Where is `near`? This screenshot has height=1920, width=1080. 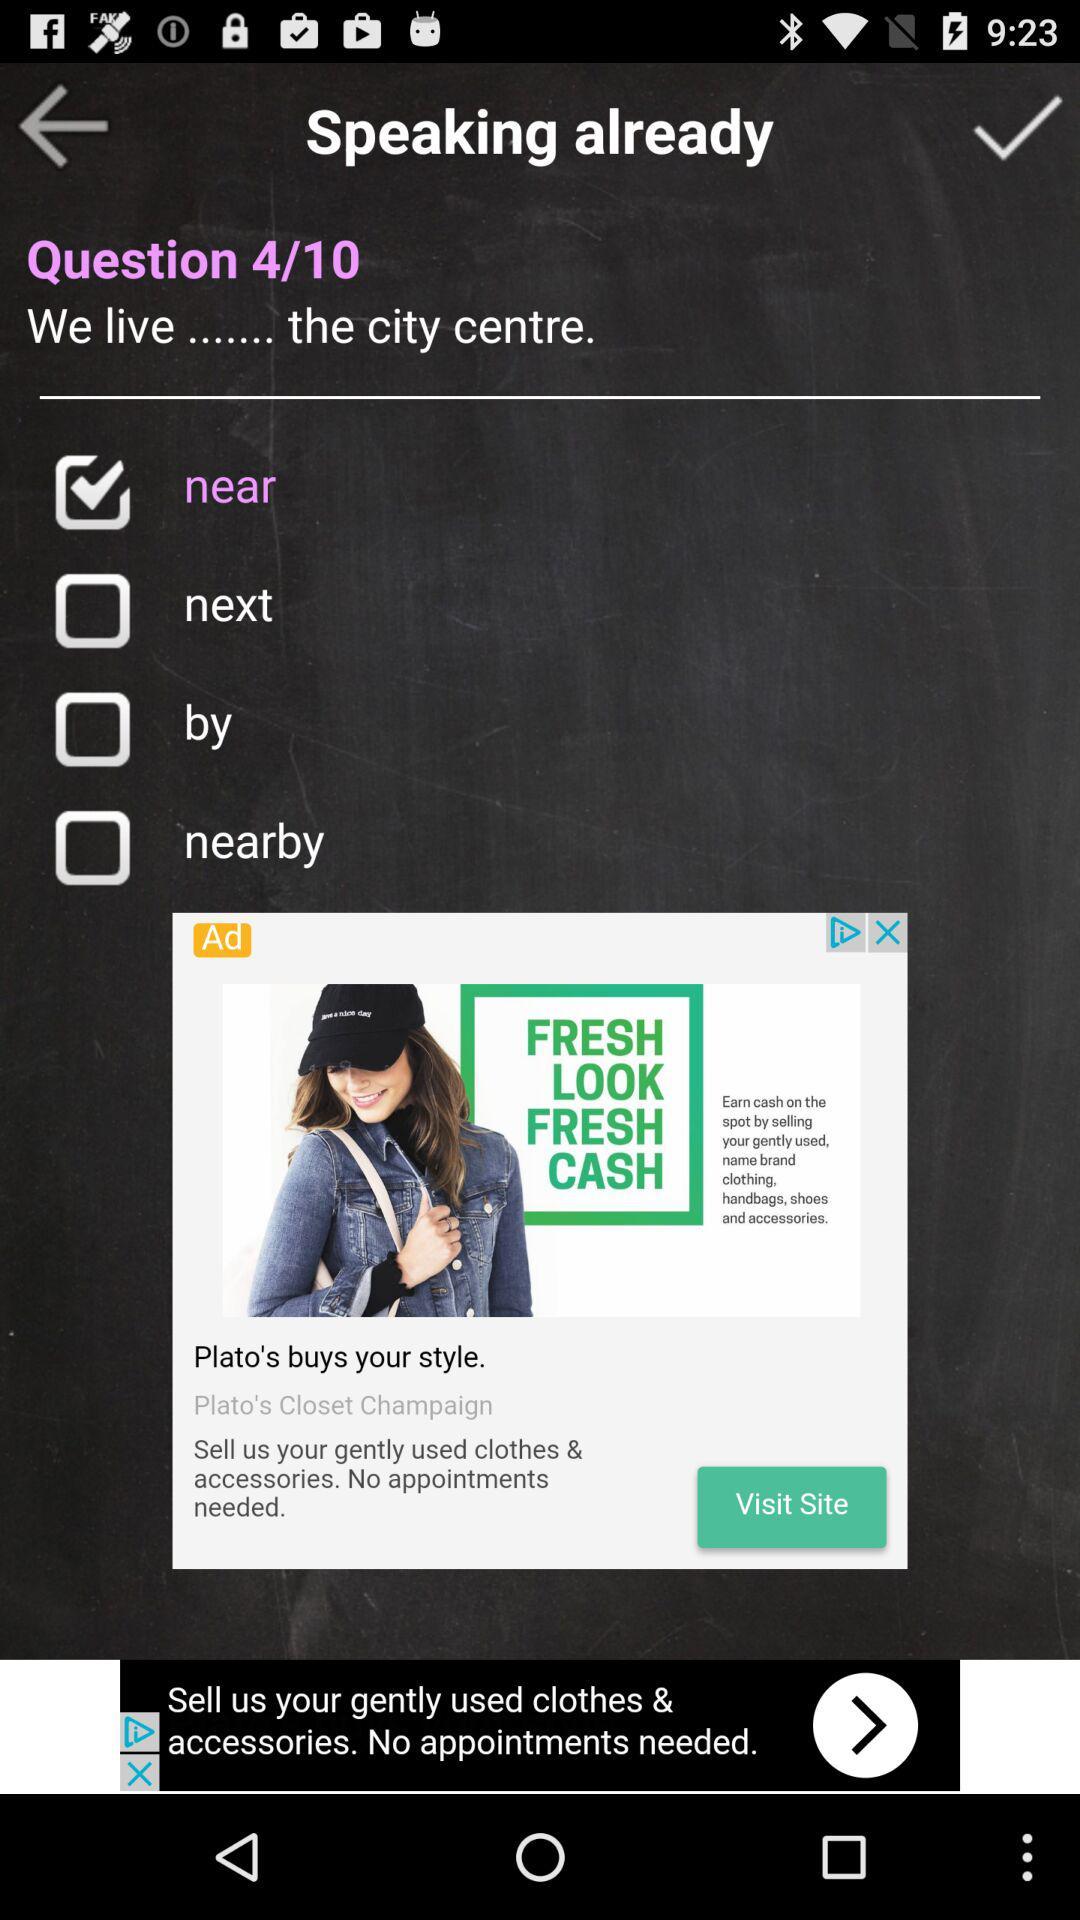
near is located at coordinates (91, 491).